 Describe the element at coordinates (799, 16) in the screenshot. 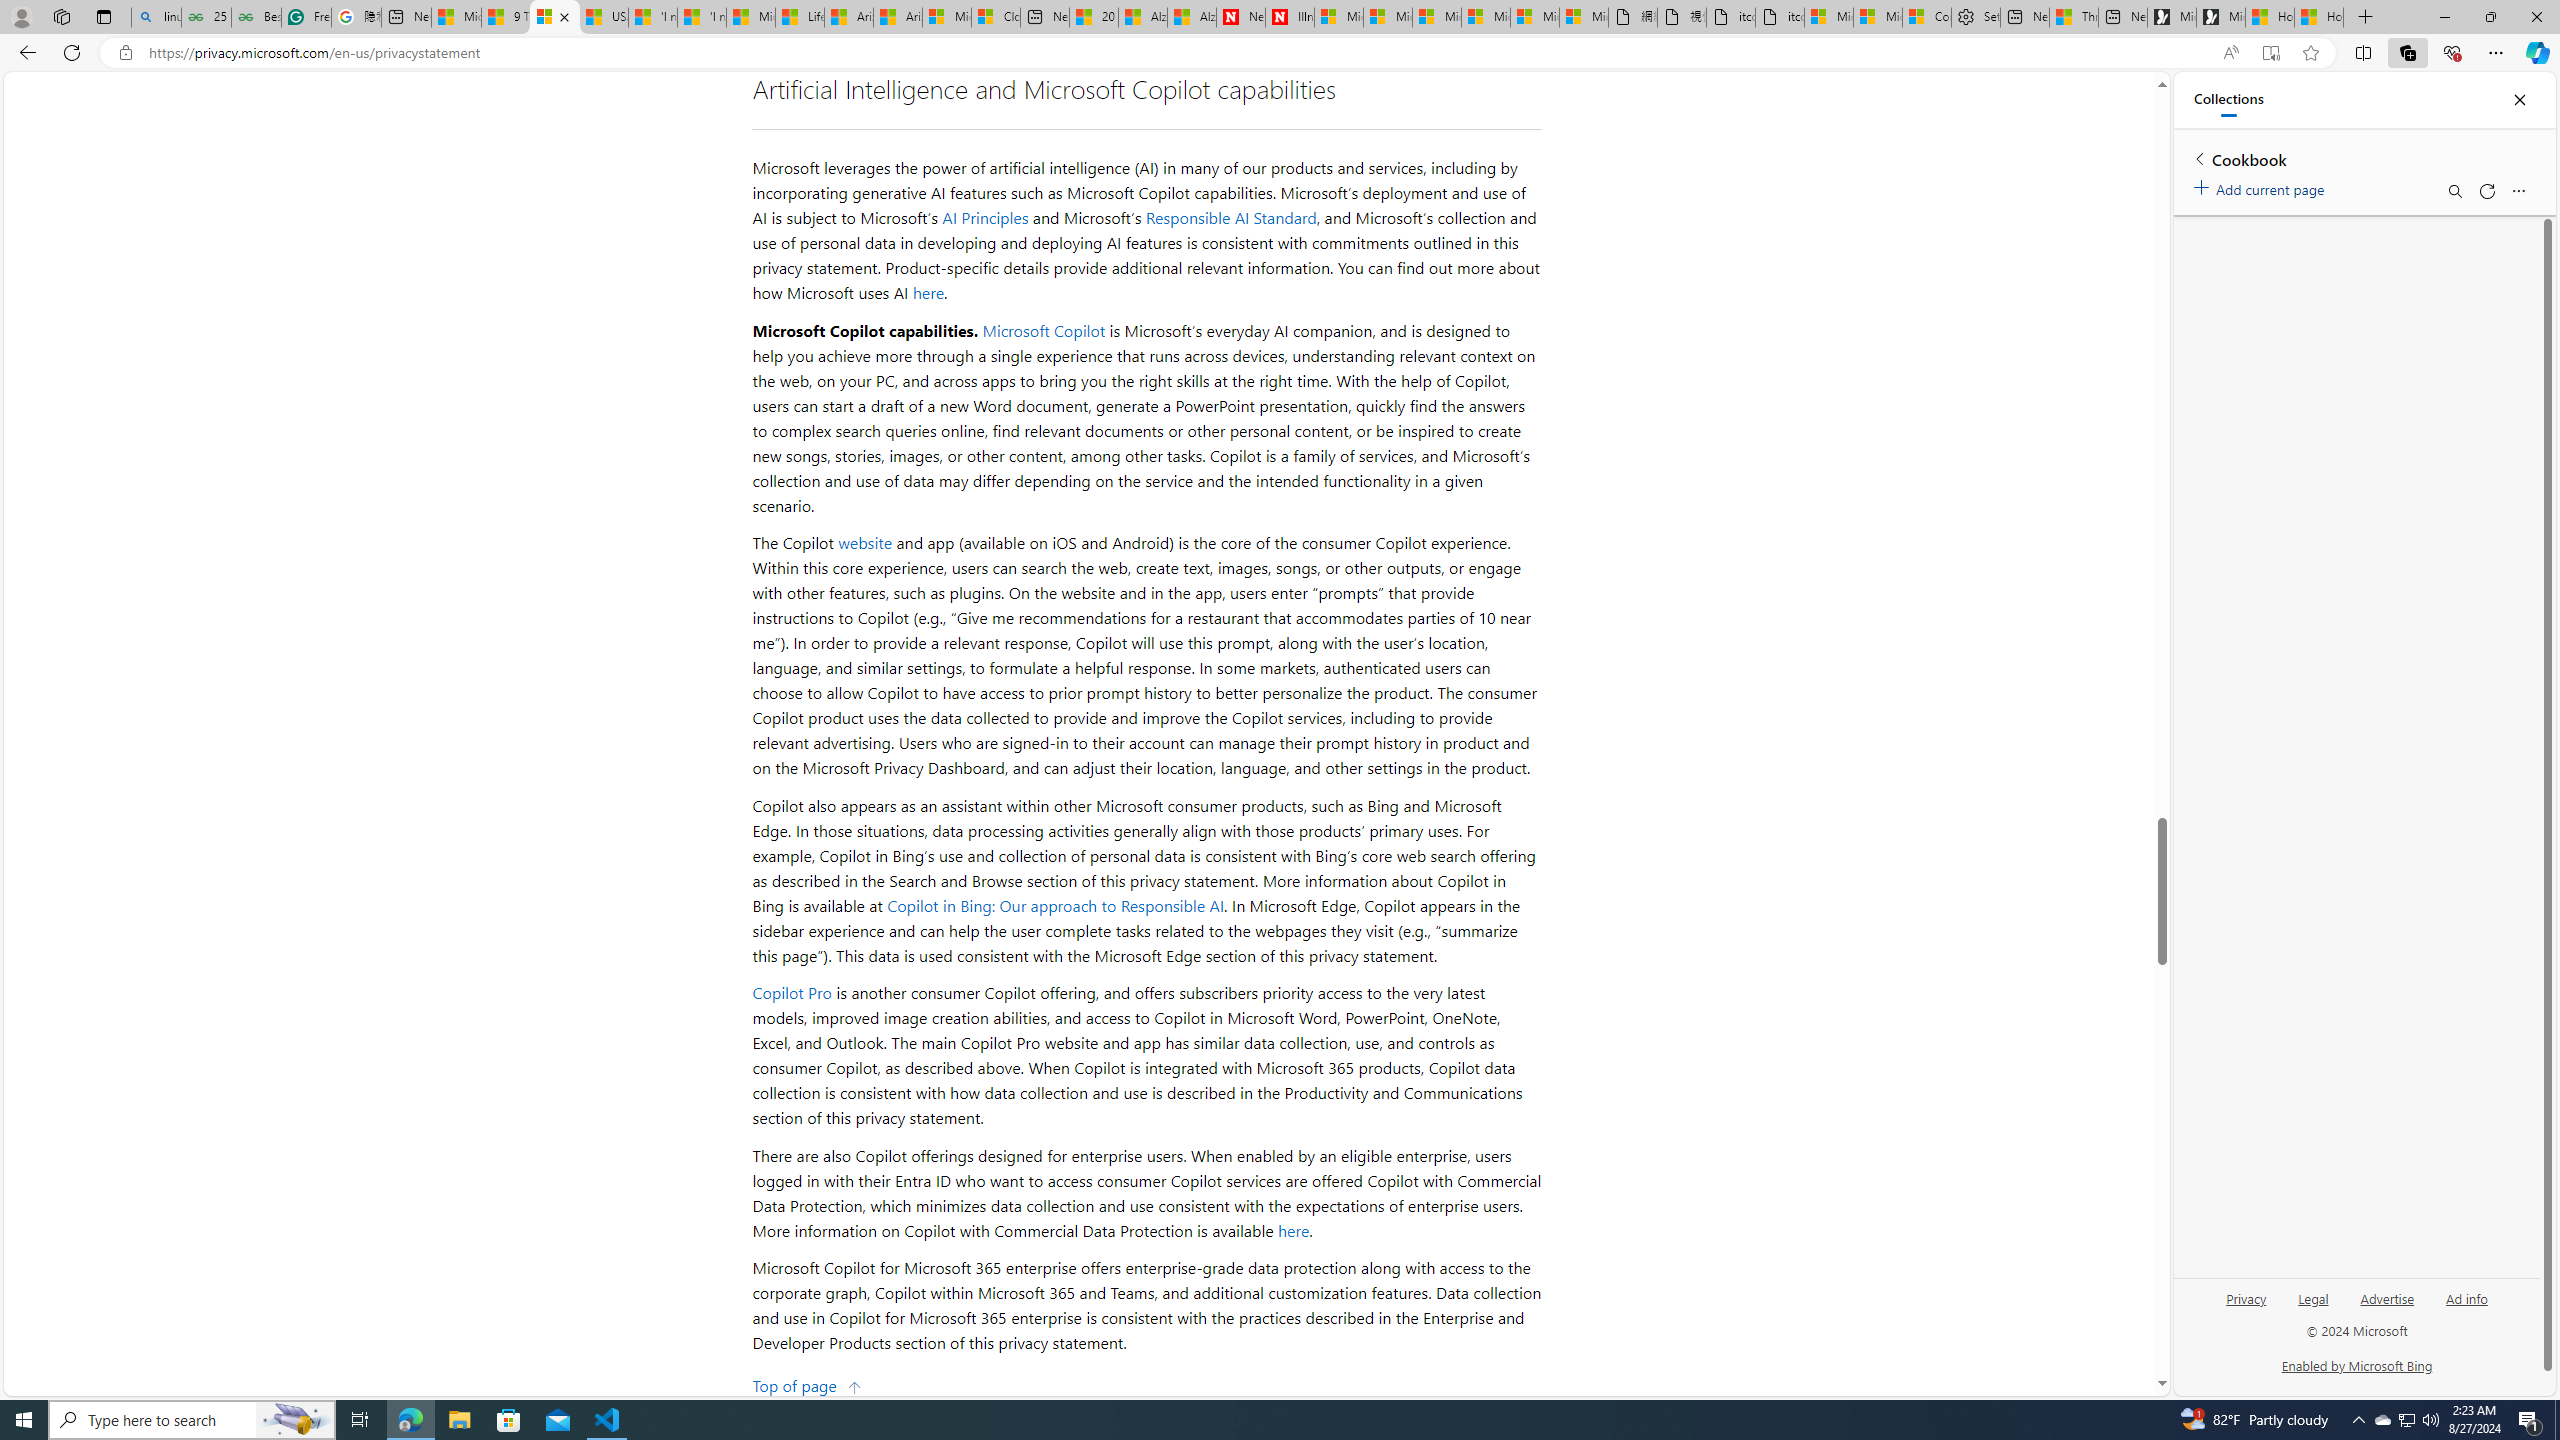

I see `'Lifestyle - MSN'` at that location.